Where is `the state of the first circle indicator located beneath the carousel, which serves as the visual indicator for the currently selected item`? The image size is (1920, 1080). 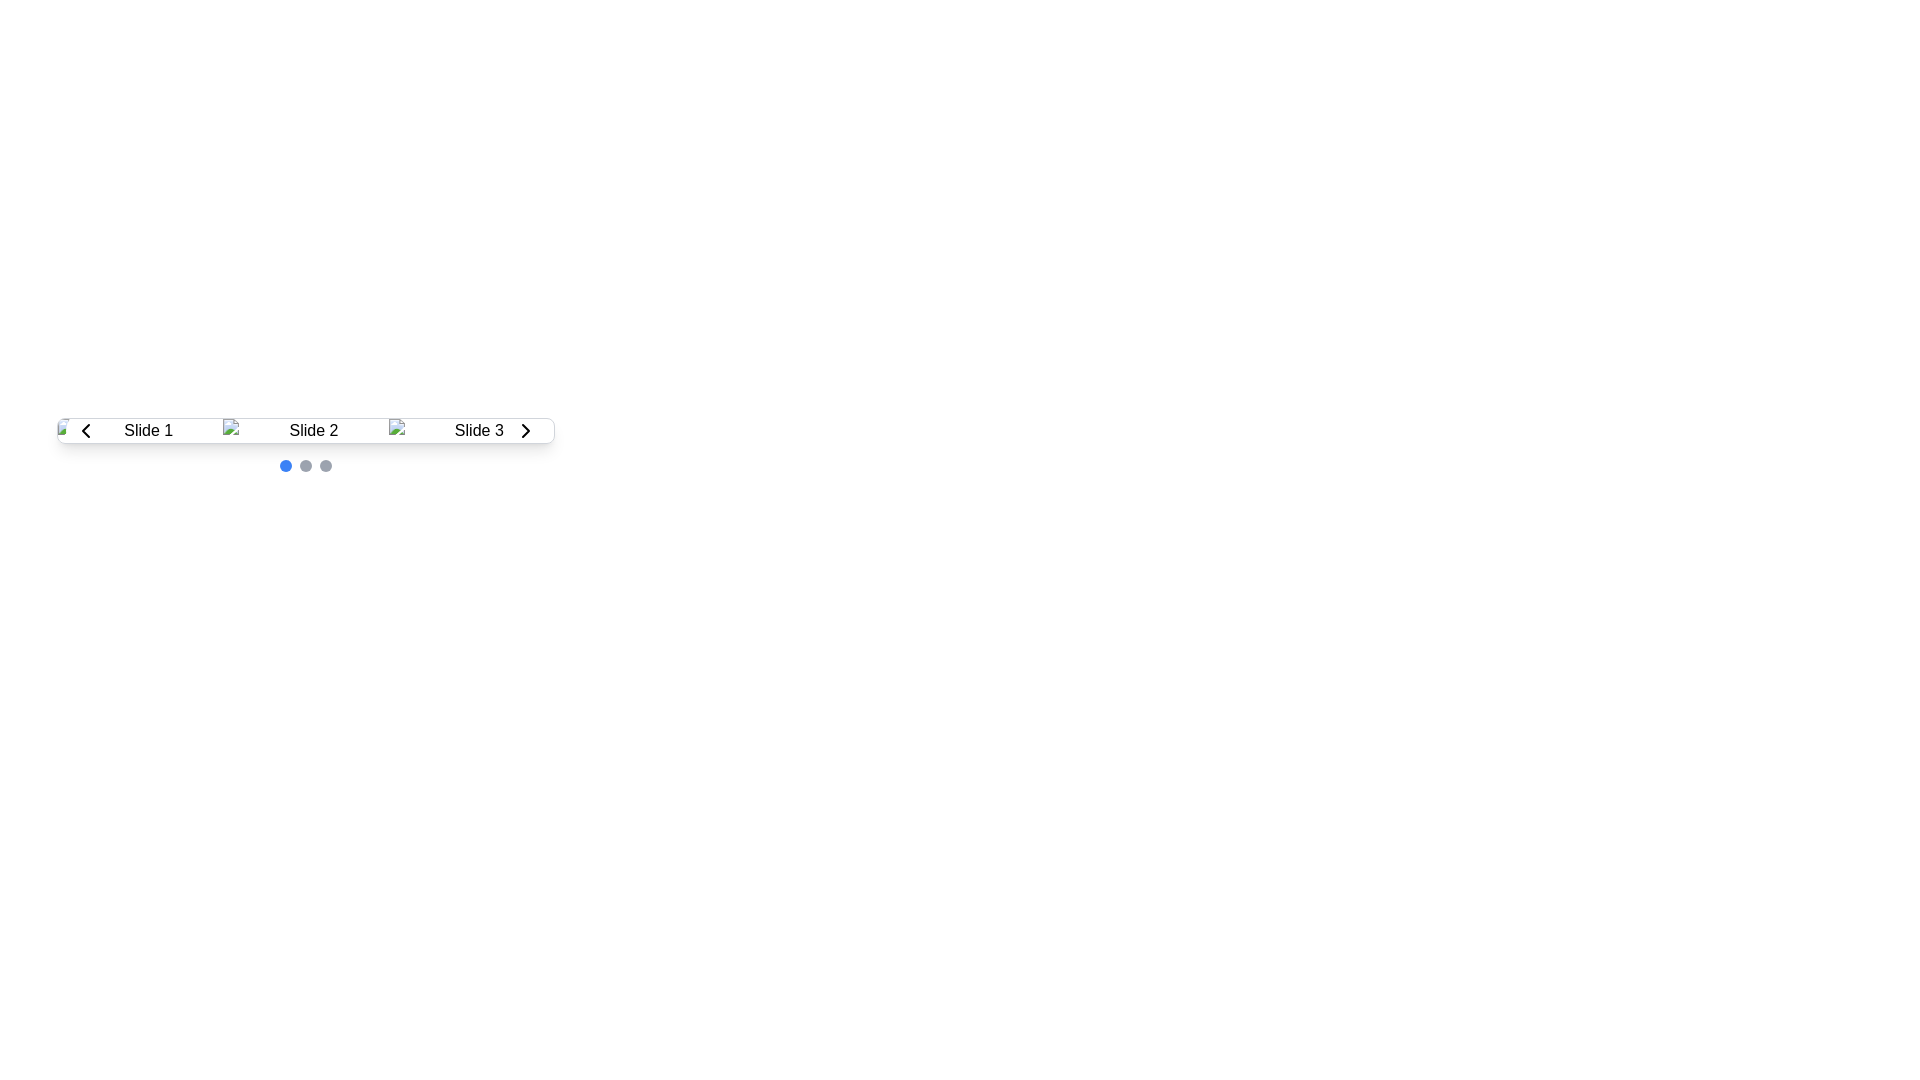 the state of the first circle indicator located beneath the carousel, which serves as the visual indicator for the currently selected item is located at coordinates (285, 466).